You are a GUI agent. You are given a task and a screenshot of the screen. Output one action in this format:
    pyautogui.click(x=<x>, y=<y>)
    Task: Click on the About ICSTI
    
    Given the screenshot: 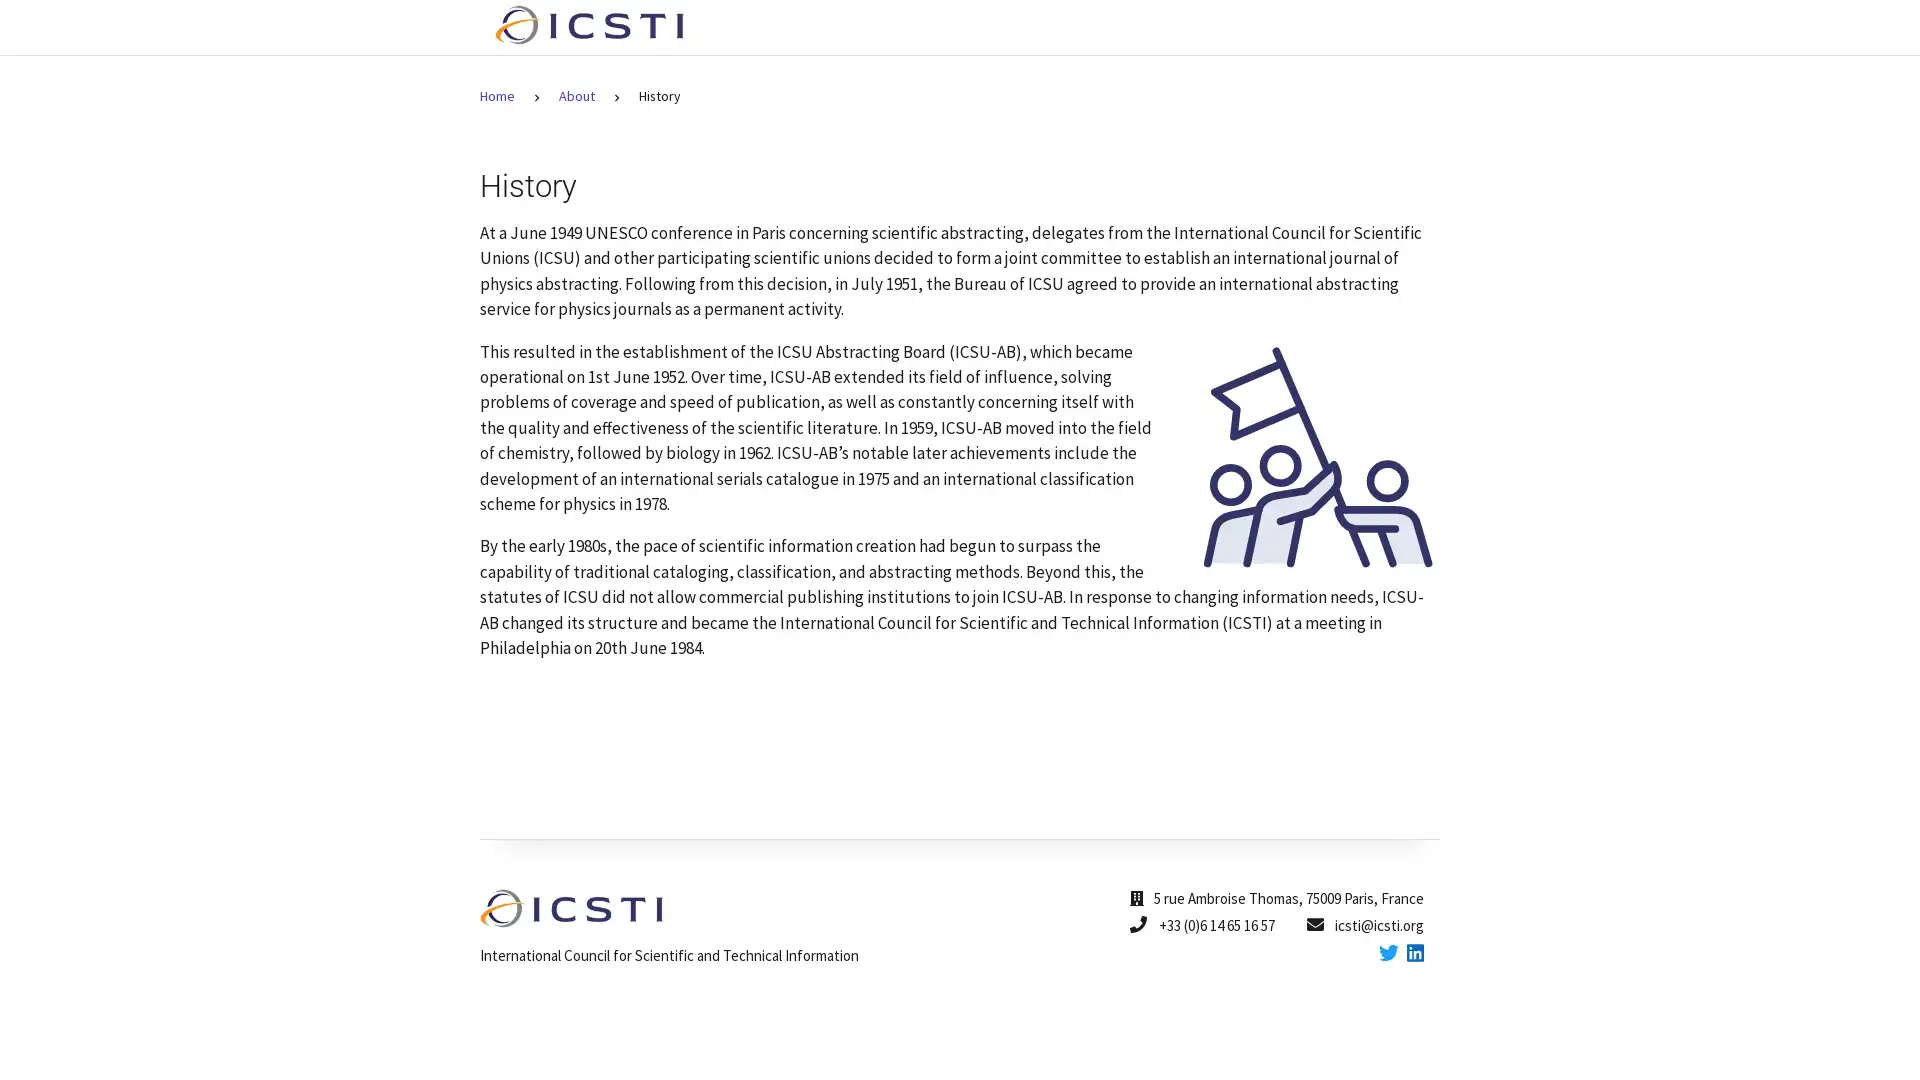 What is the action you would take?
    pyautogui.click(x=980, y=27)
    